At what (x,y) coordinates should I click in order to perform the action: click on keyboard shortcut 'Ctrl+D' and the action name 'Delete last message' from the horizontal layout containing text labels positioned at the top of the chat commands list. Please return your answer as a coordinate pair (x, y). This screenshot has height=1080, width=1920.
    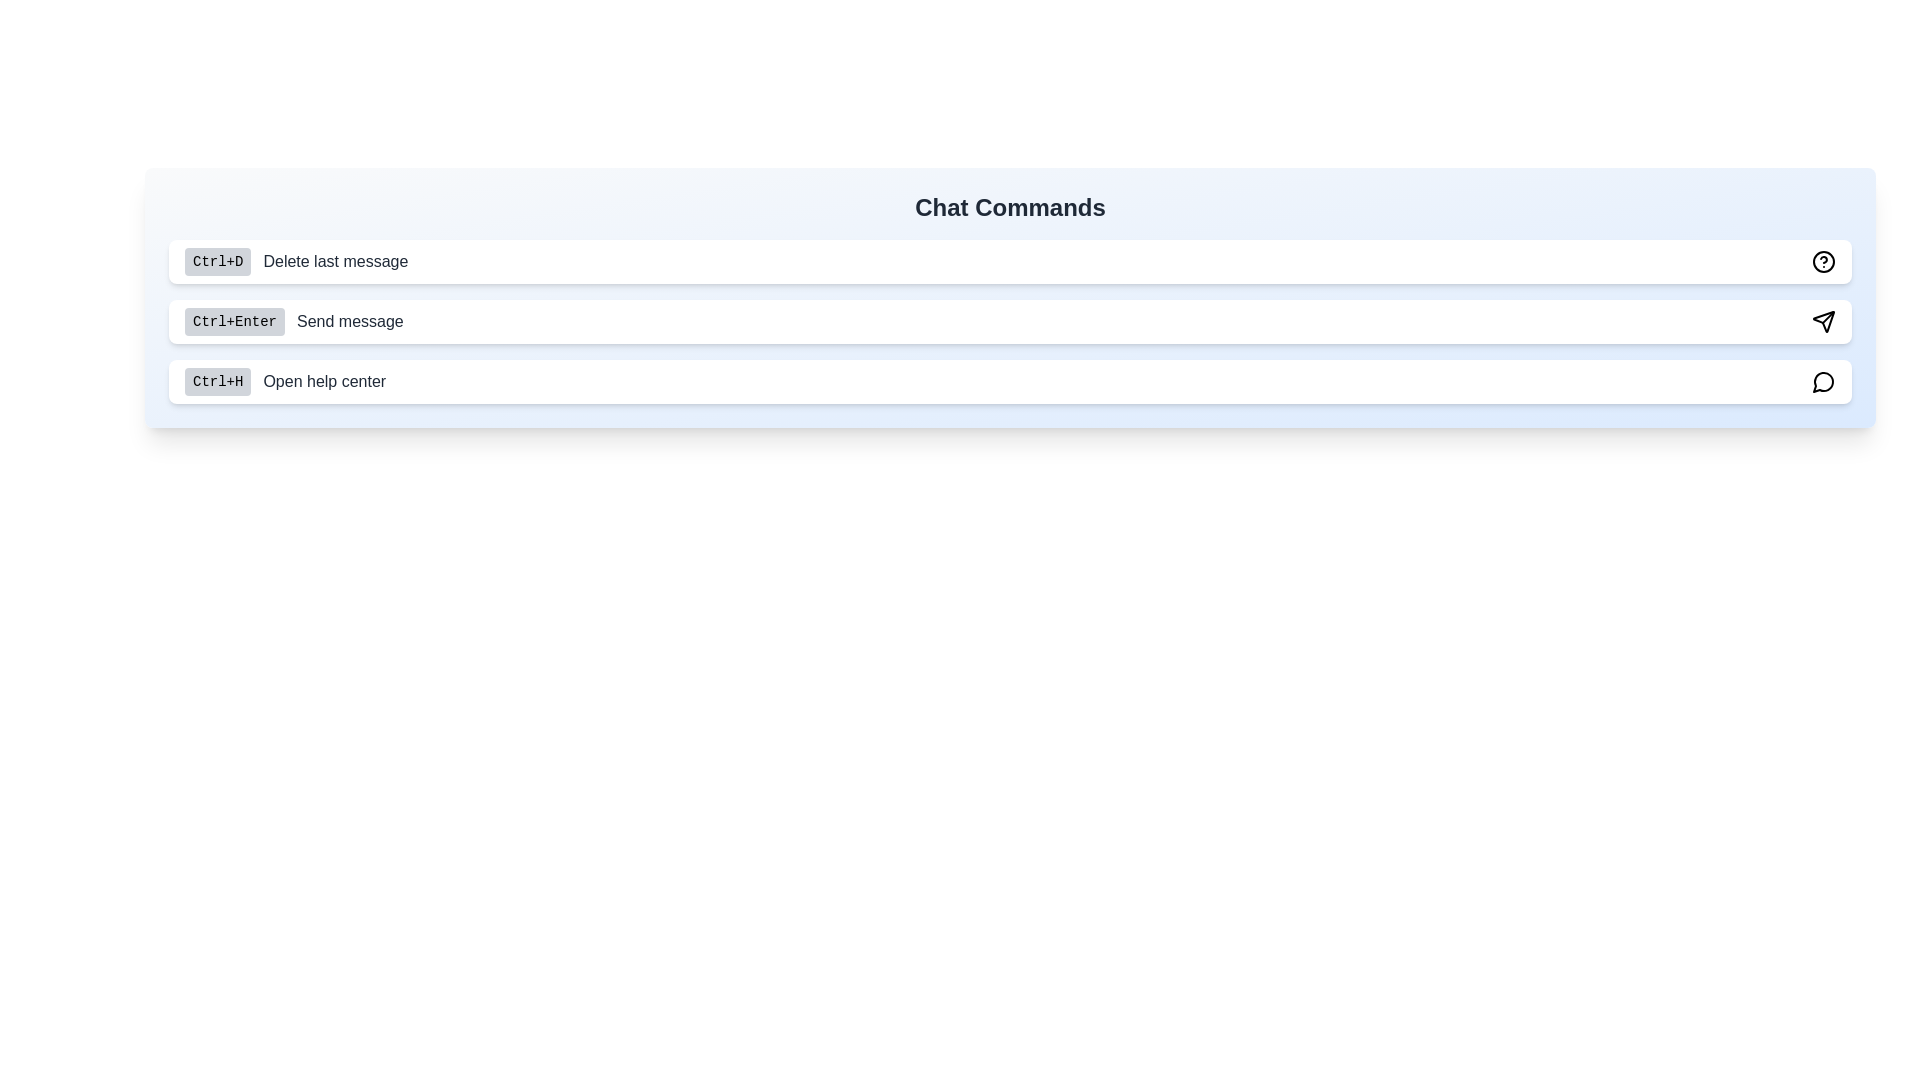
    Looking at the image, I should click on (295, 261).